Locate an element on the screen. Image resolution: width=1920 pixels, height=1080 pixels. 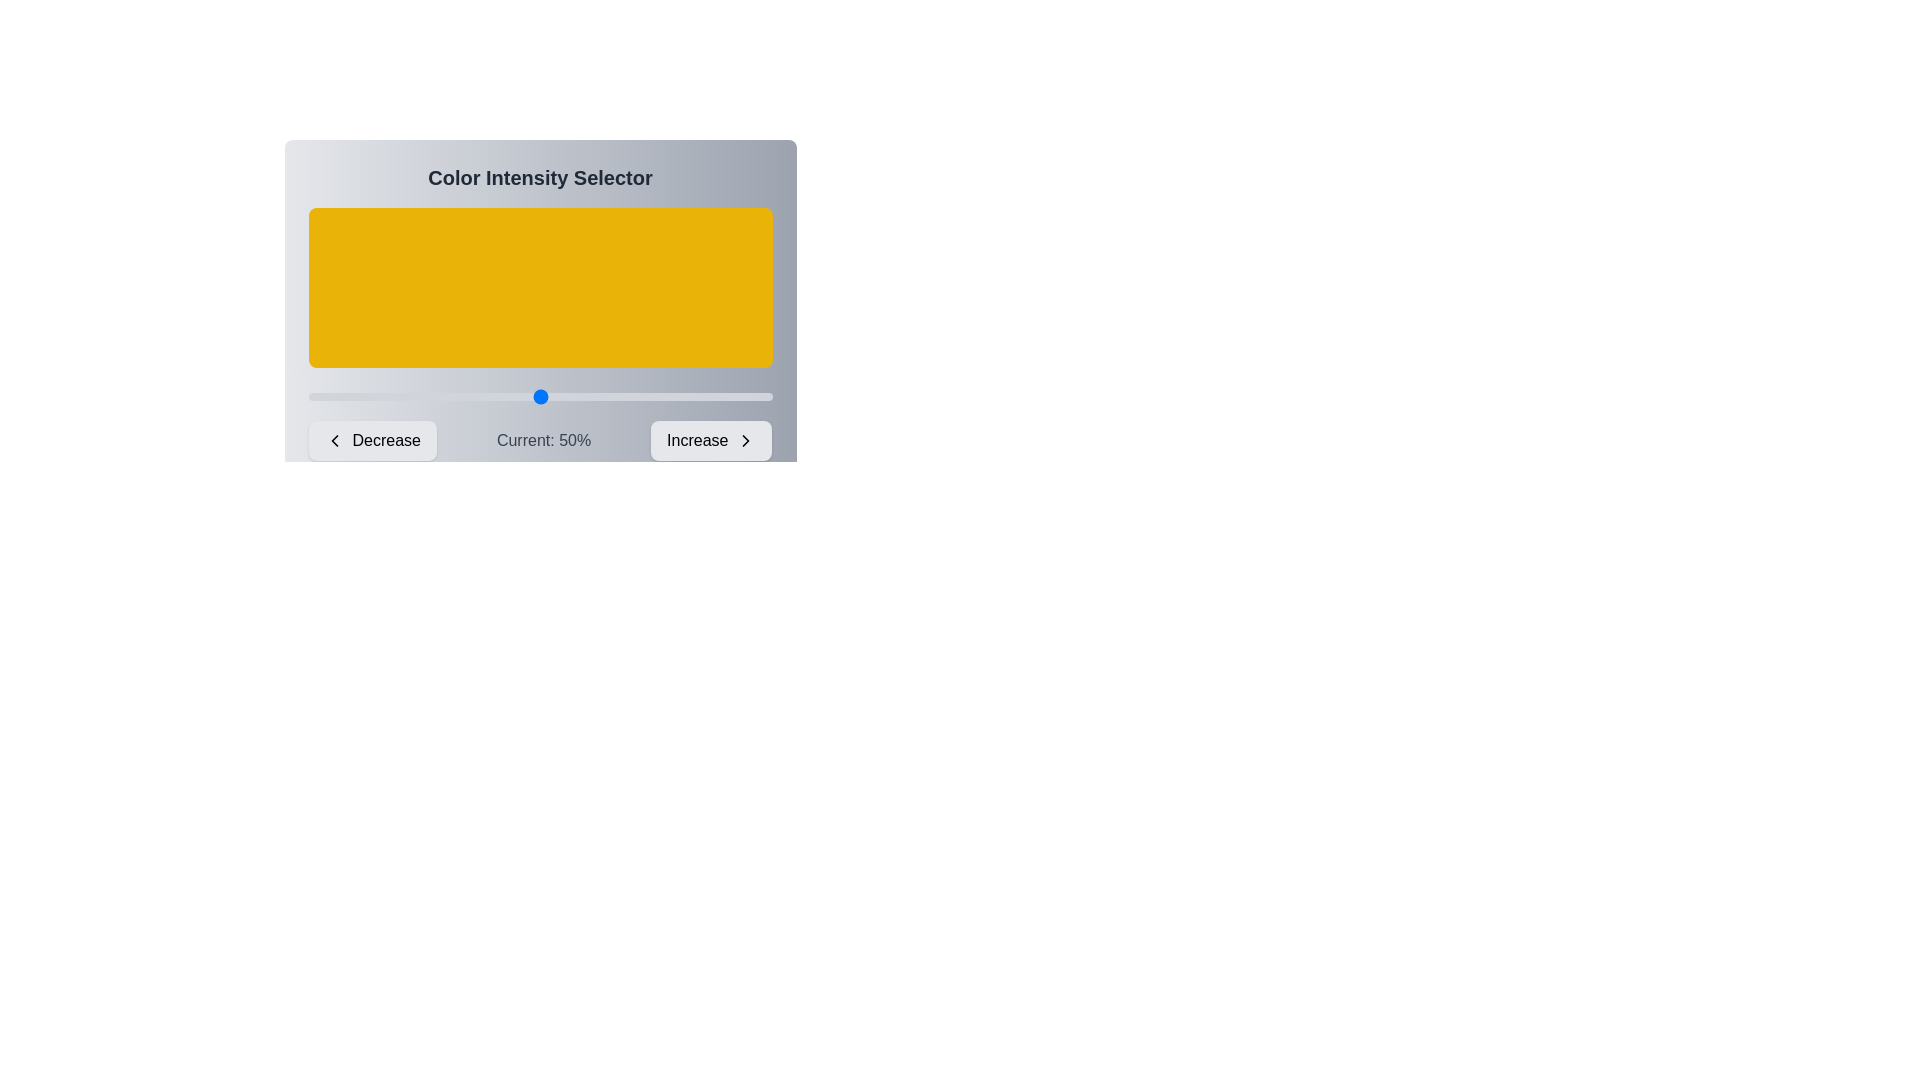
color intensity is located at coordinates (387, 397).